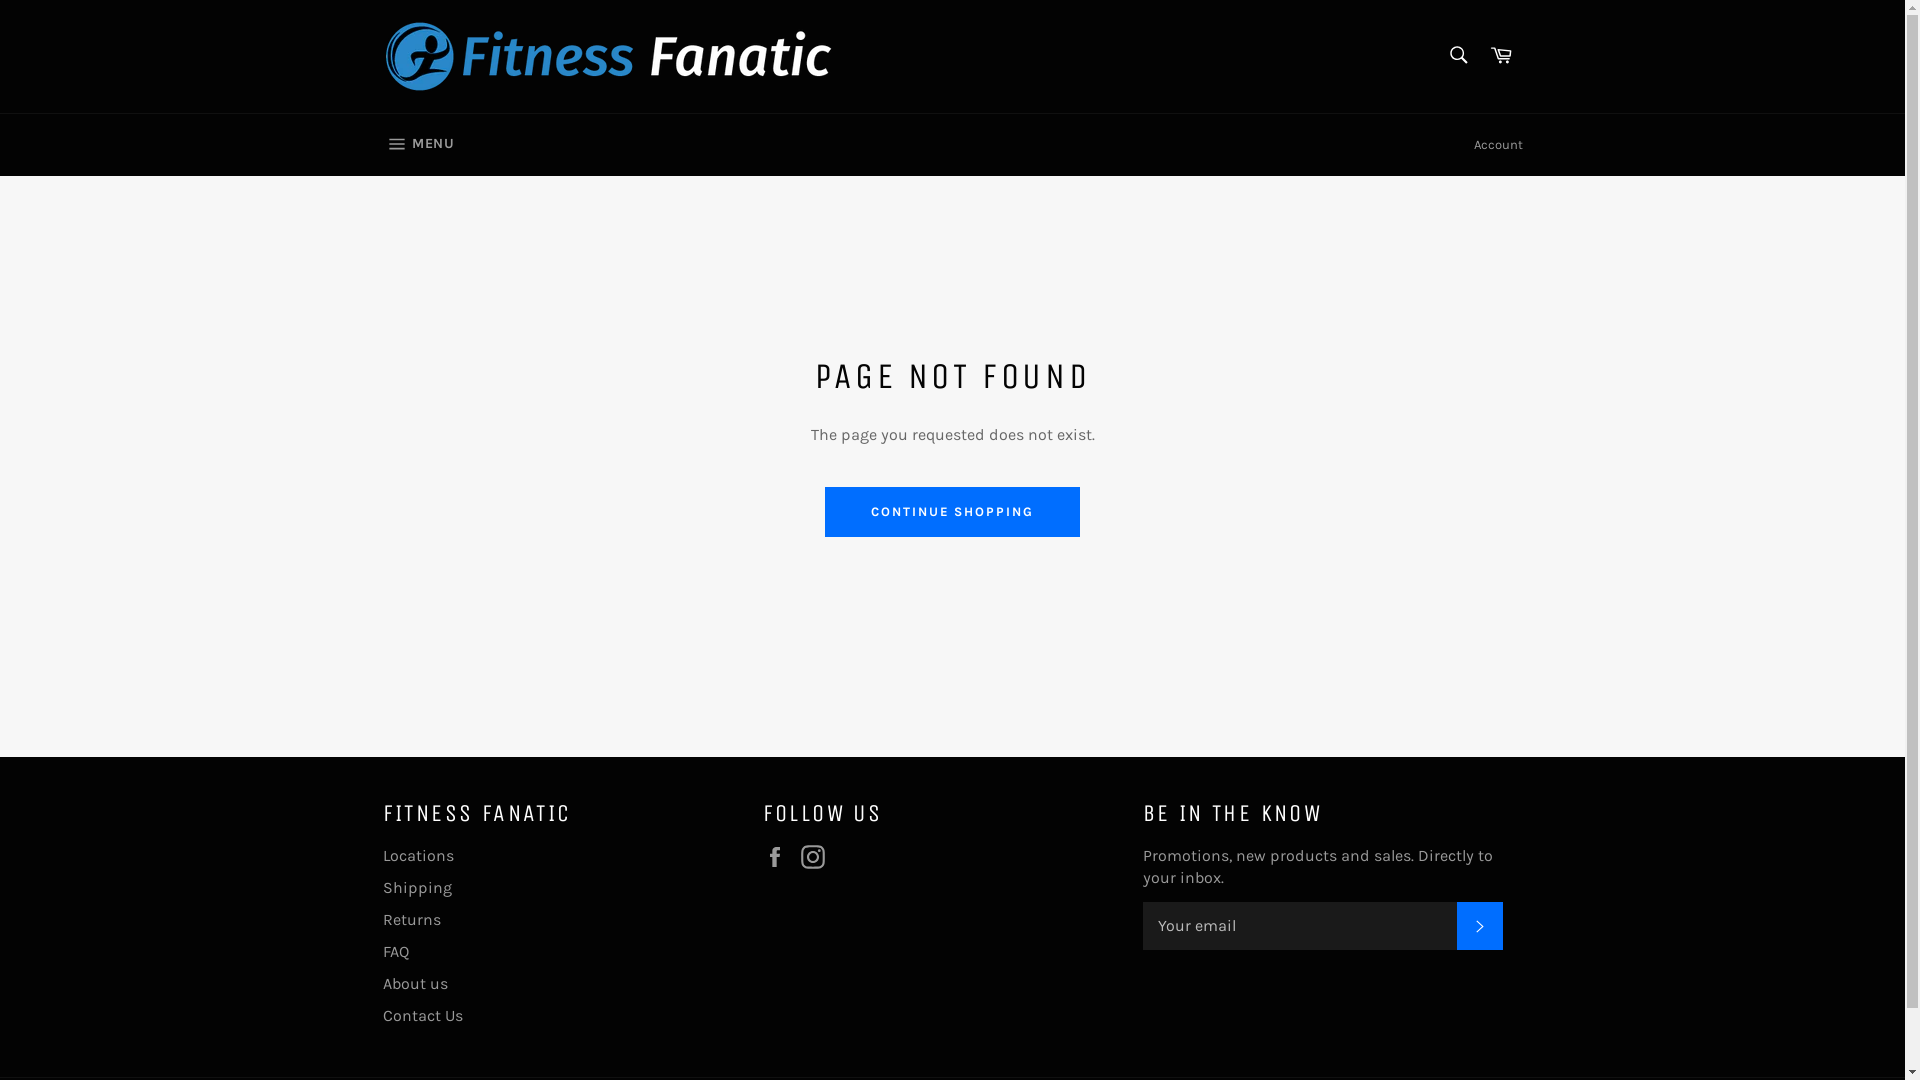 This screenshot has height=1080, width=1920. Describe the element at coordinates (1478, 925) in the screenshot. I see `'SUBSCRIBE'` at that location.